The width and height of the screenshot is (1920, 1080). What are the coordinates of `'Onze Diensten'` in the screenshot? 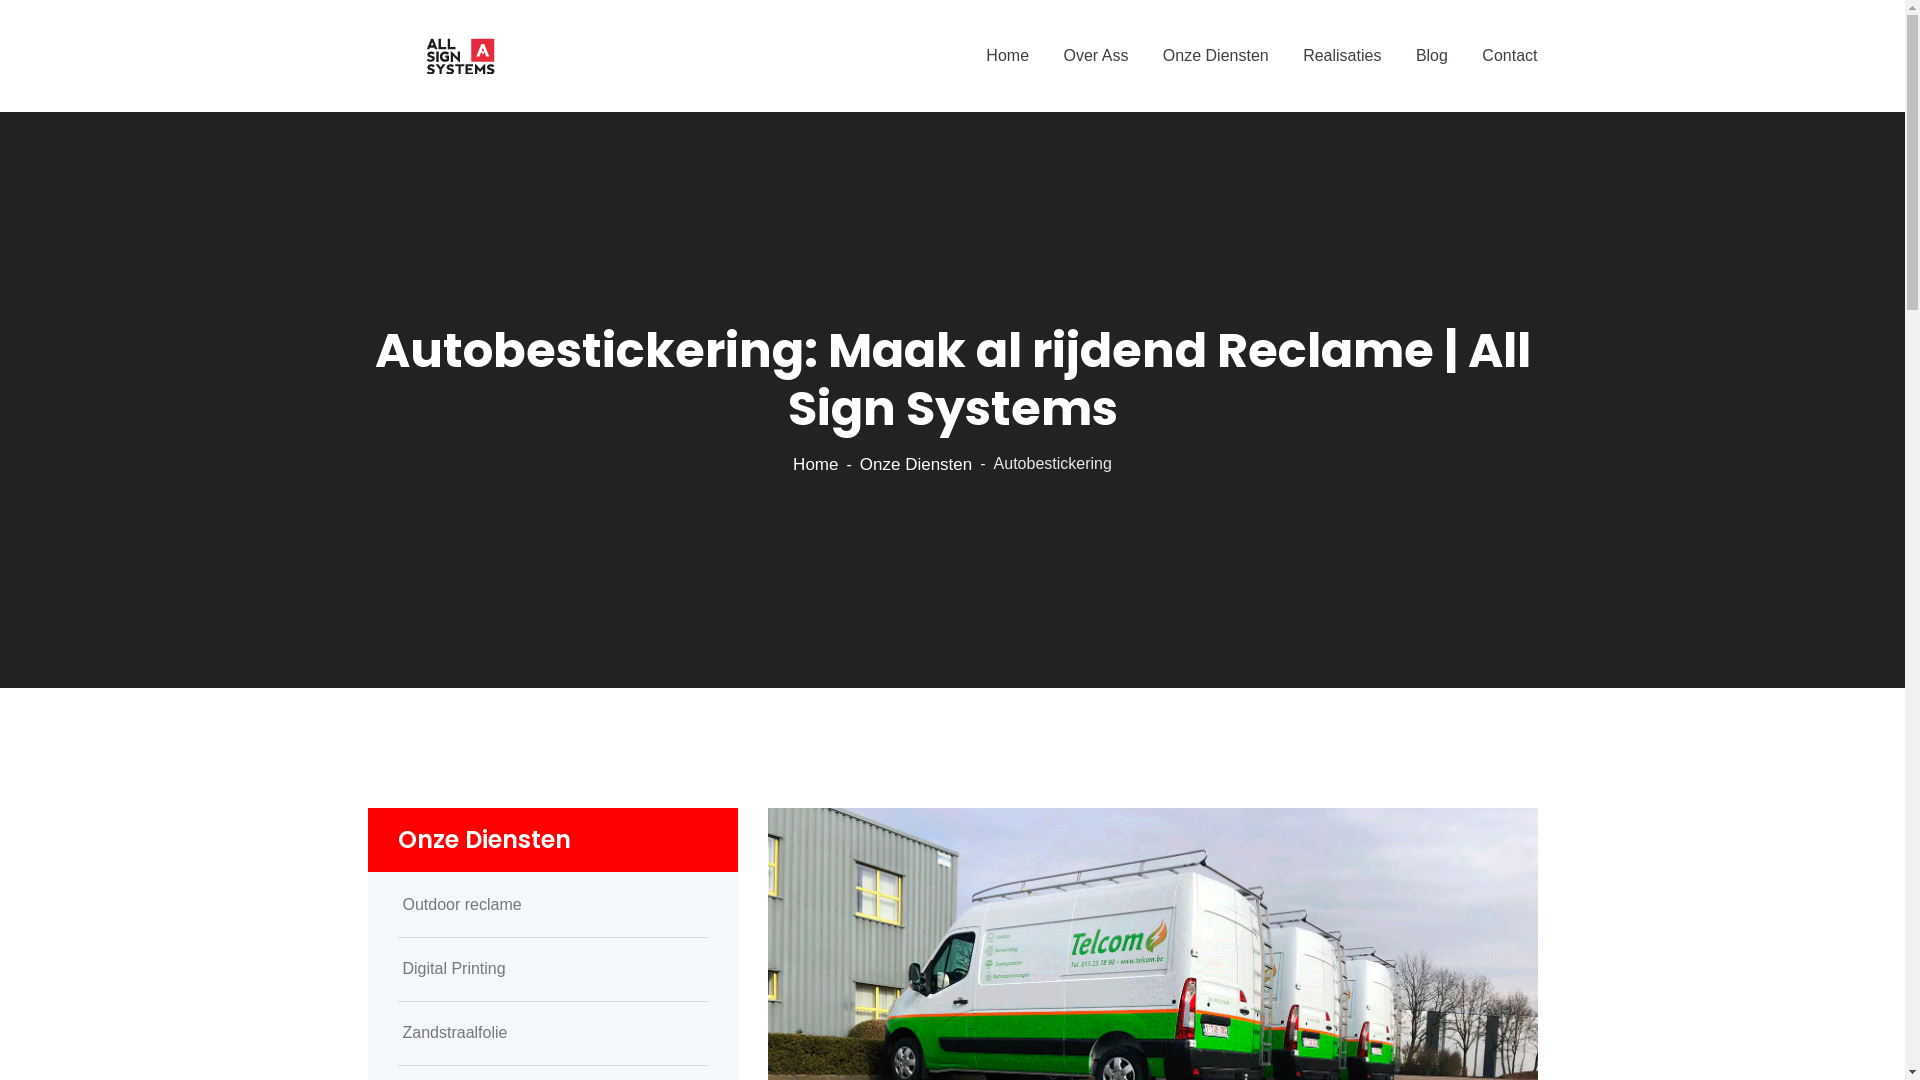 It's located at (1214, 55).